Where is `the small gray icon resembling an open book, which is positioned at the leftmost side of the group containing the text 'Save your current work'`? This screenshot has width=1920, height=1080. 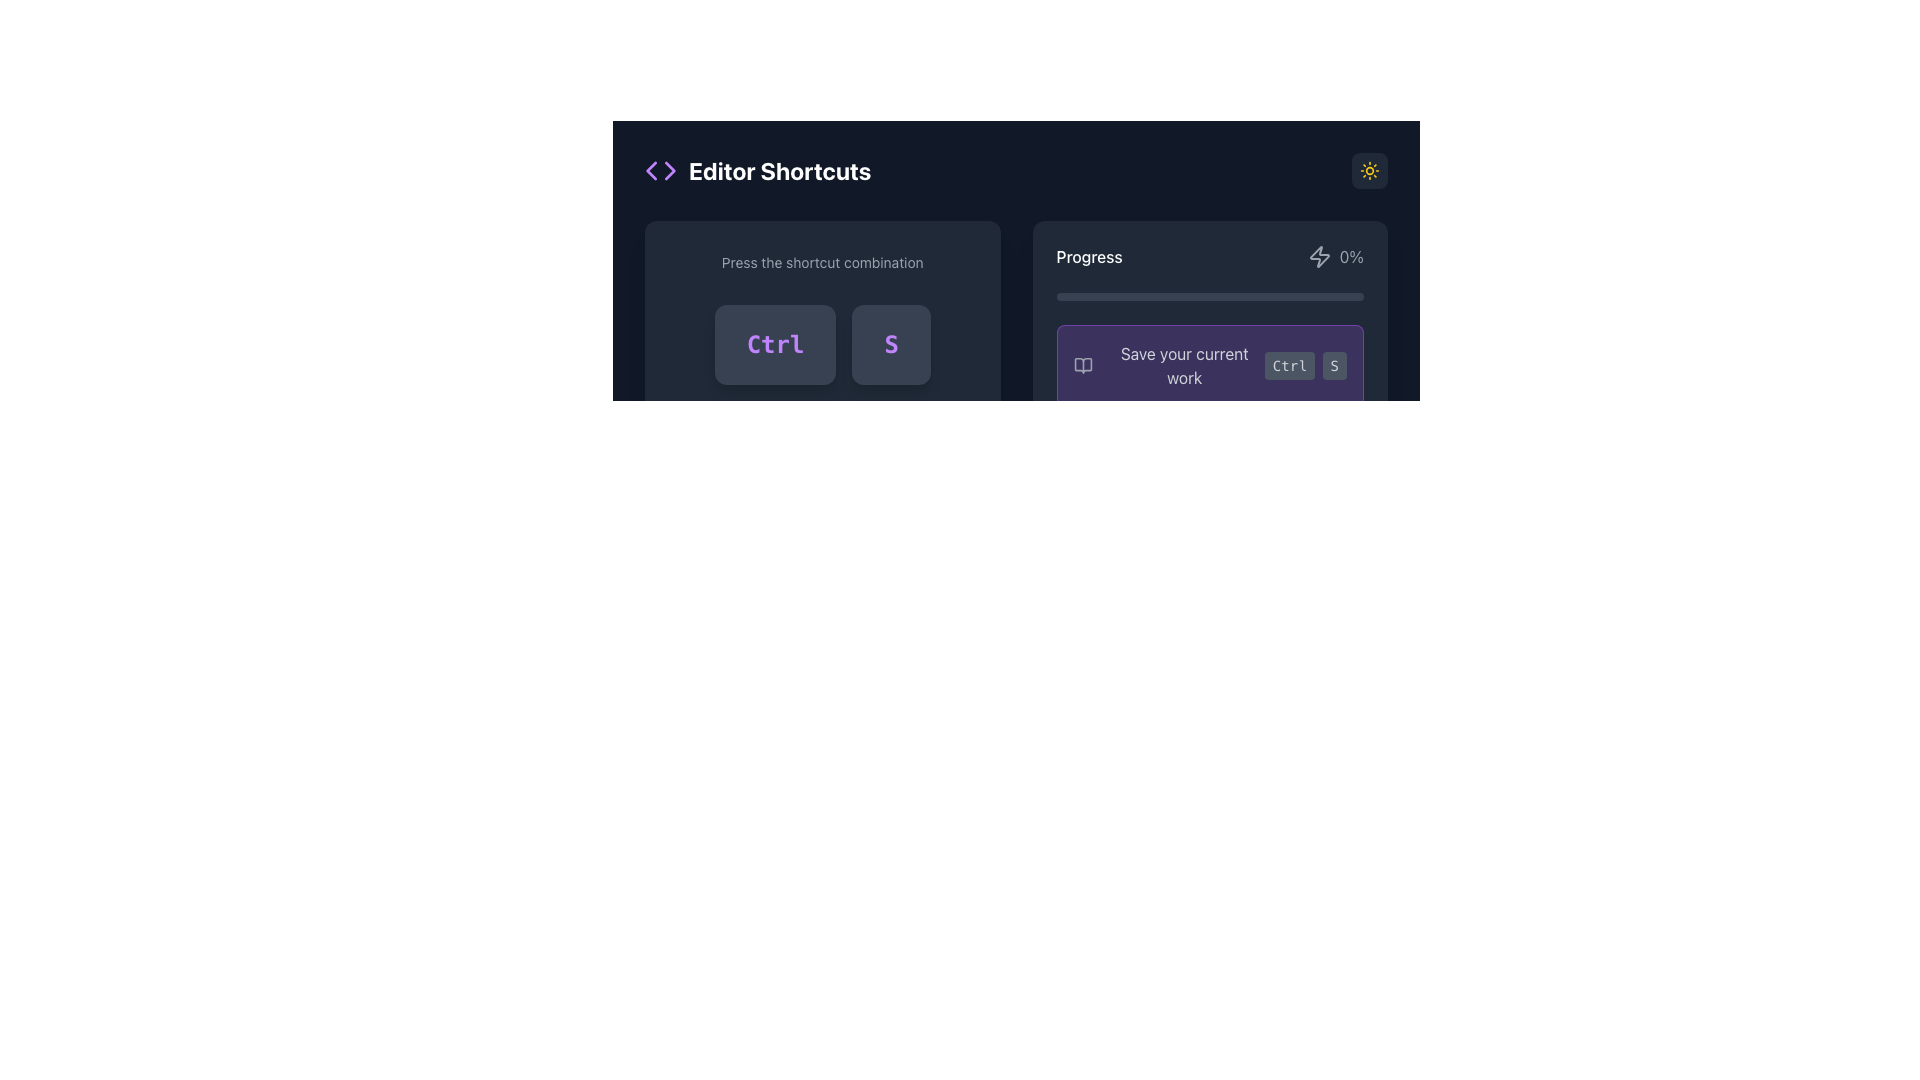
the small gray icon resembling an open book, which is positioned at the leftmost side of the group containing the text 'Save your current work' is located at coordinates (1082, 366).